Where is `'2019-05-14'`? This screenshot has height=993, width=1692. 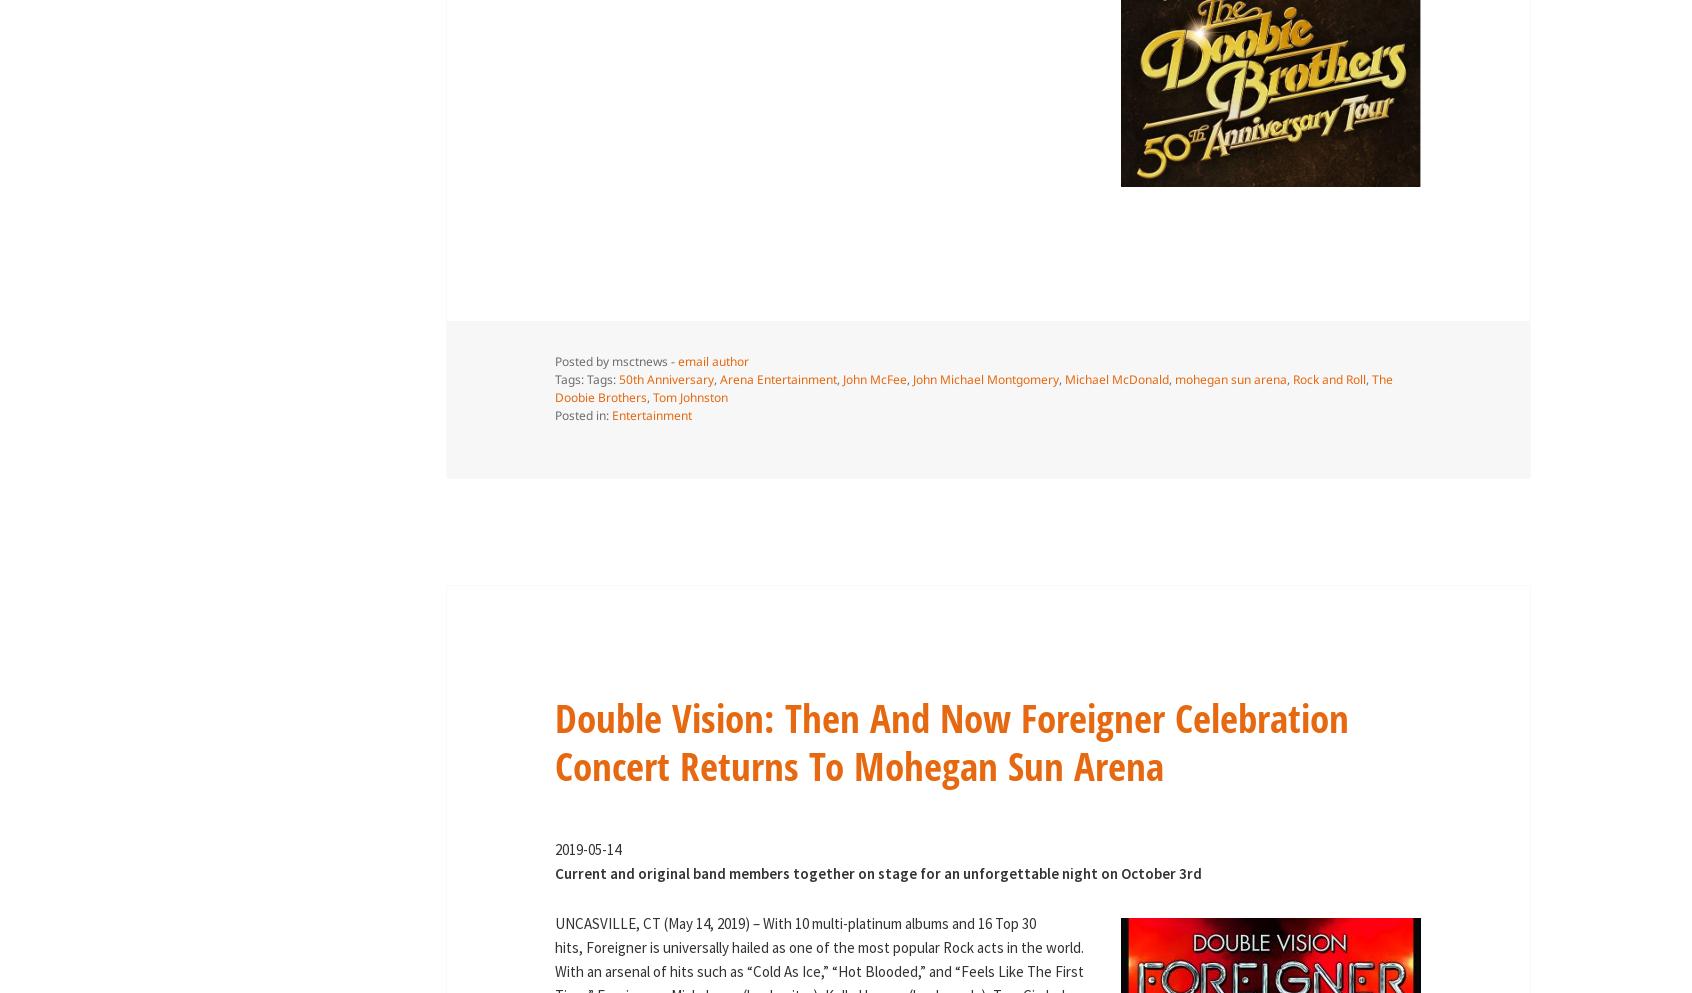 '2019-05-14' is located at coordinates (585, 848).